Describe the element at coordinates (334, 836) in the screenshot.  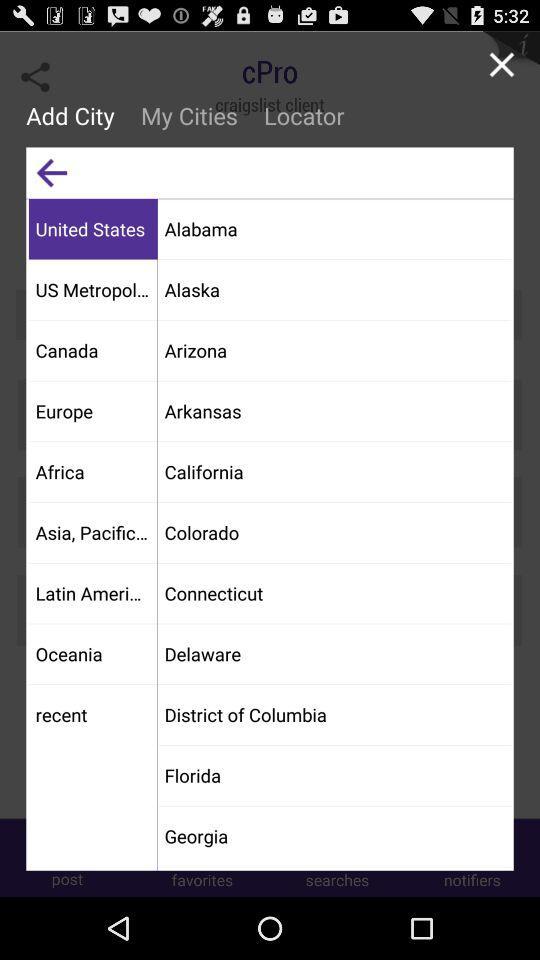
I see `the item below florida` at that location.